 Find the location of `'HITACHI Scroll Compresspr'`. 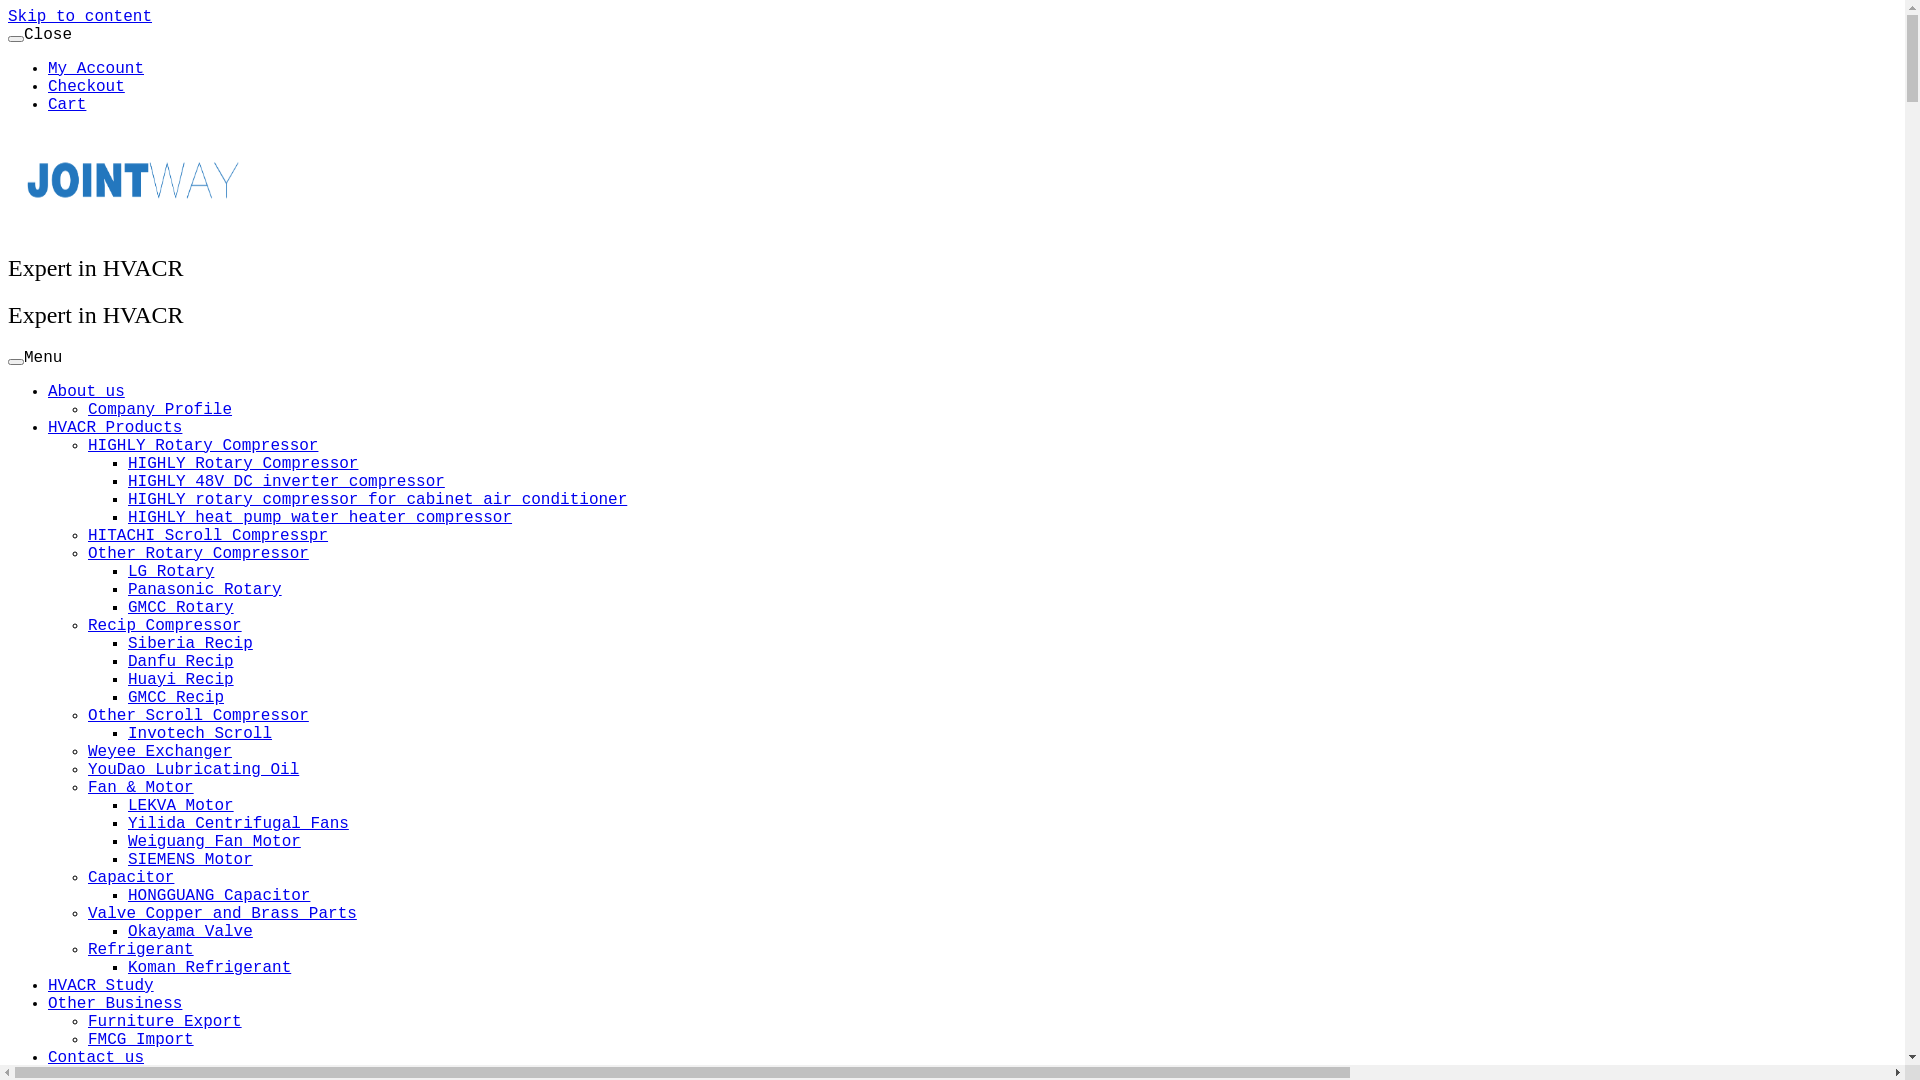

'HITACHI Scroll Compresspr' is located at coordinates (207, 535).